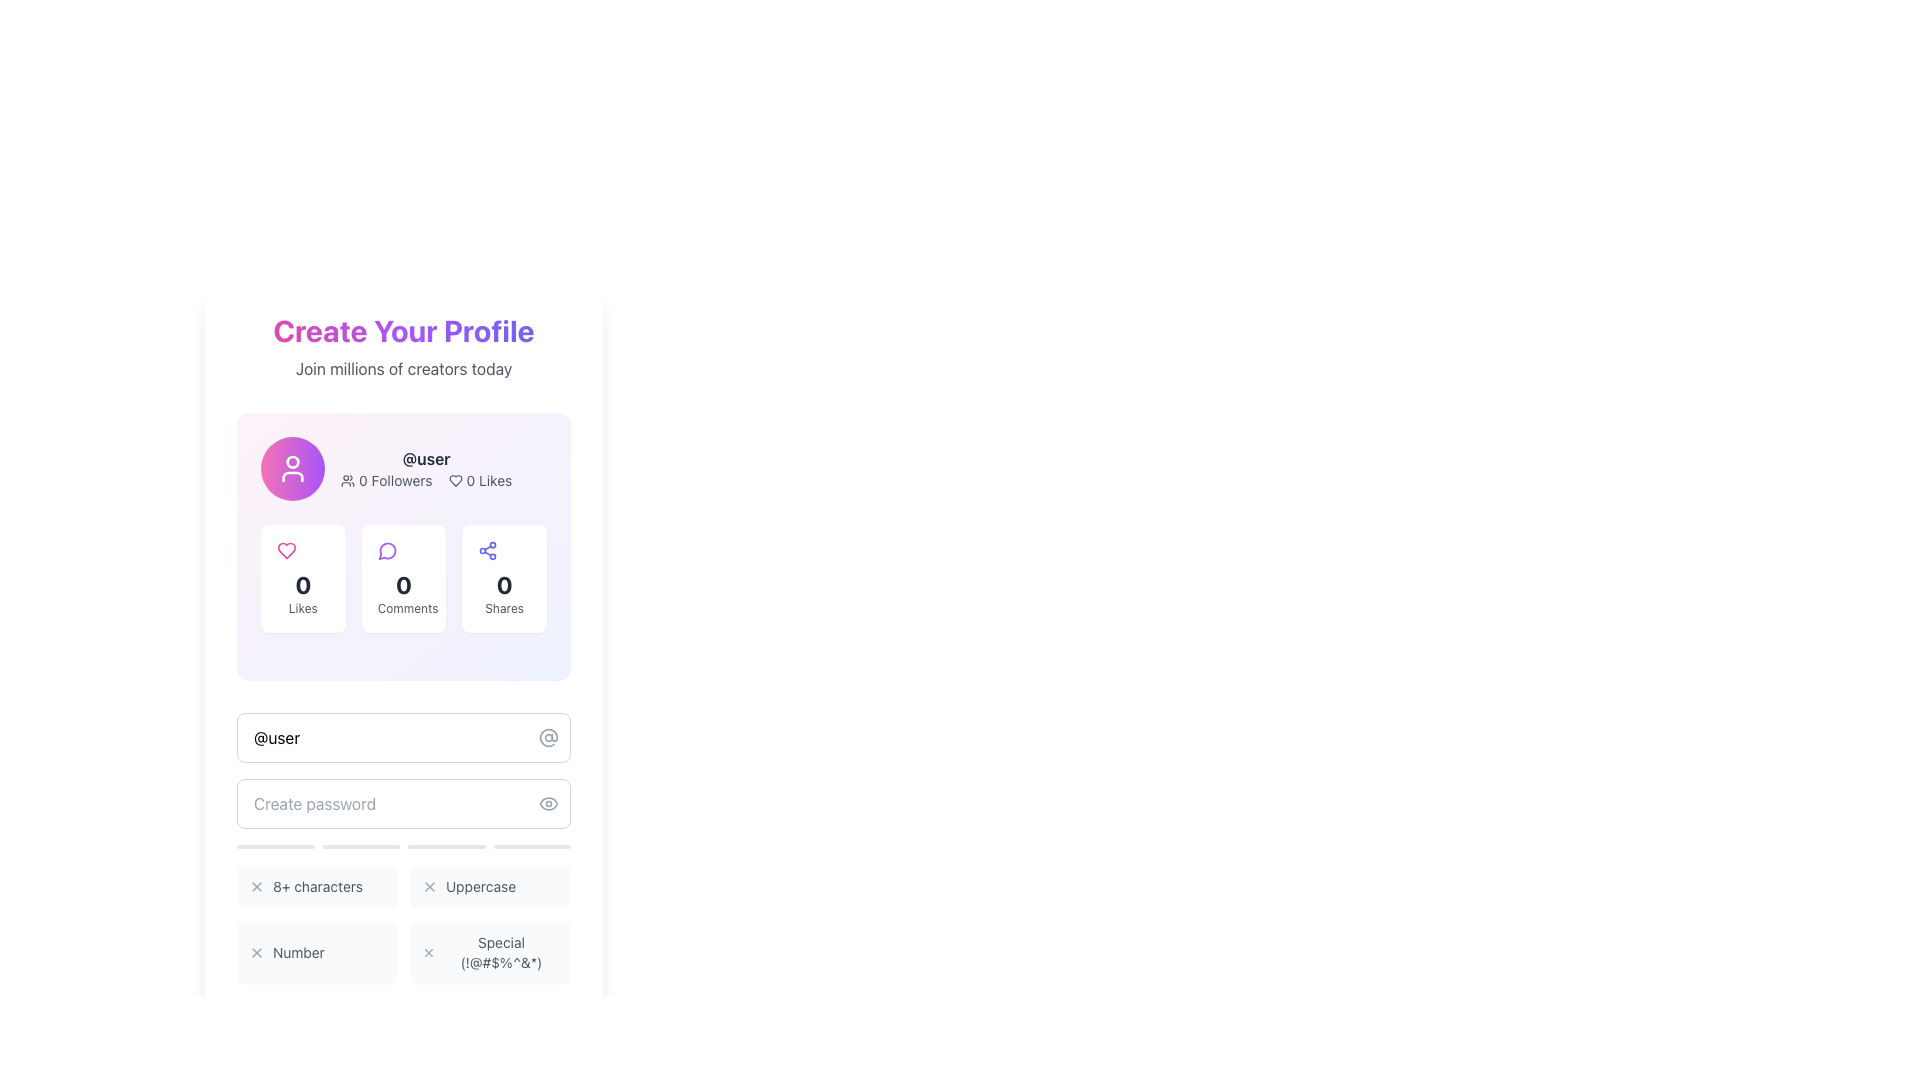 The image size is (1920, 1080). Describe the element at coordinates (425, 459) in the screenshot. I see `the text display component showing the username '@user' in bold dark gray font, located at the center of the profile card above the metrics` at that location.